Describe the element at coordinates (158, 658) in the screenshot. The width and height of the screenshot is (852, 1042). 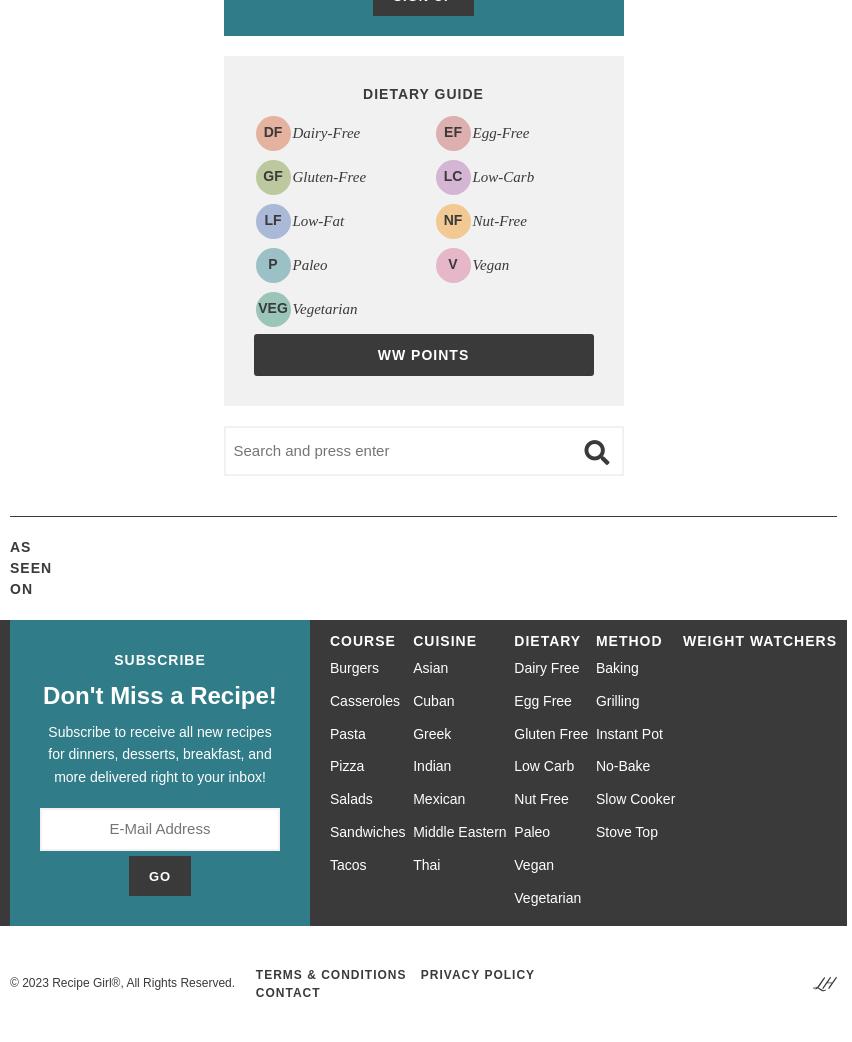
I see `'Subscribe'` at that location.